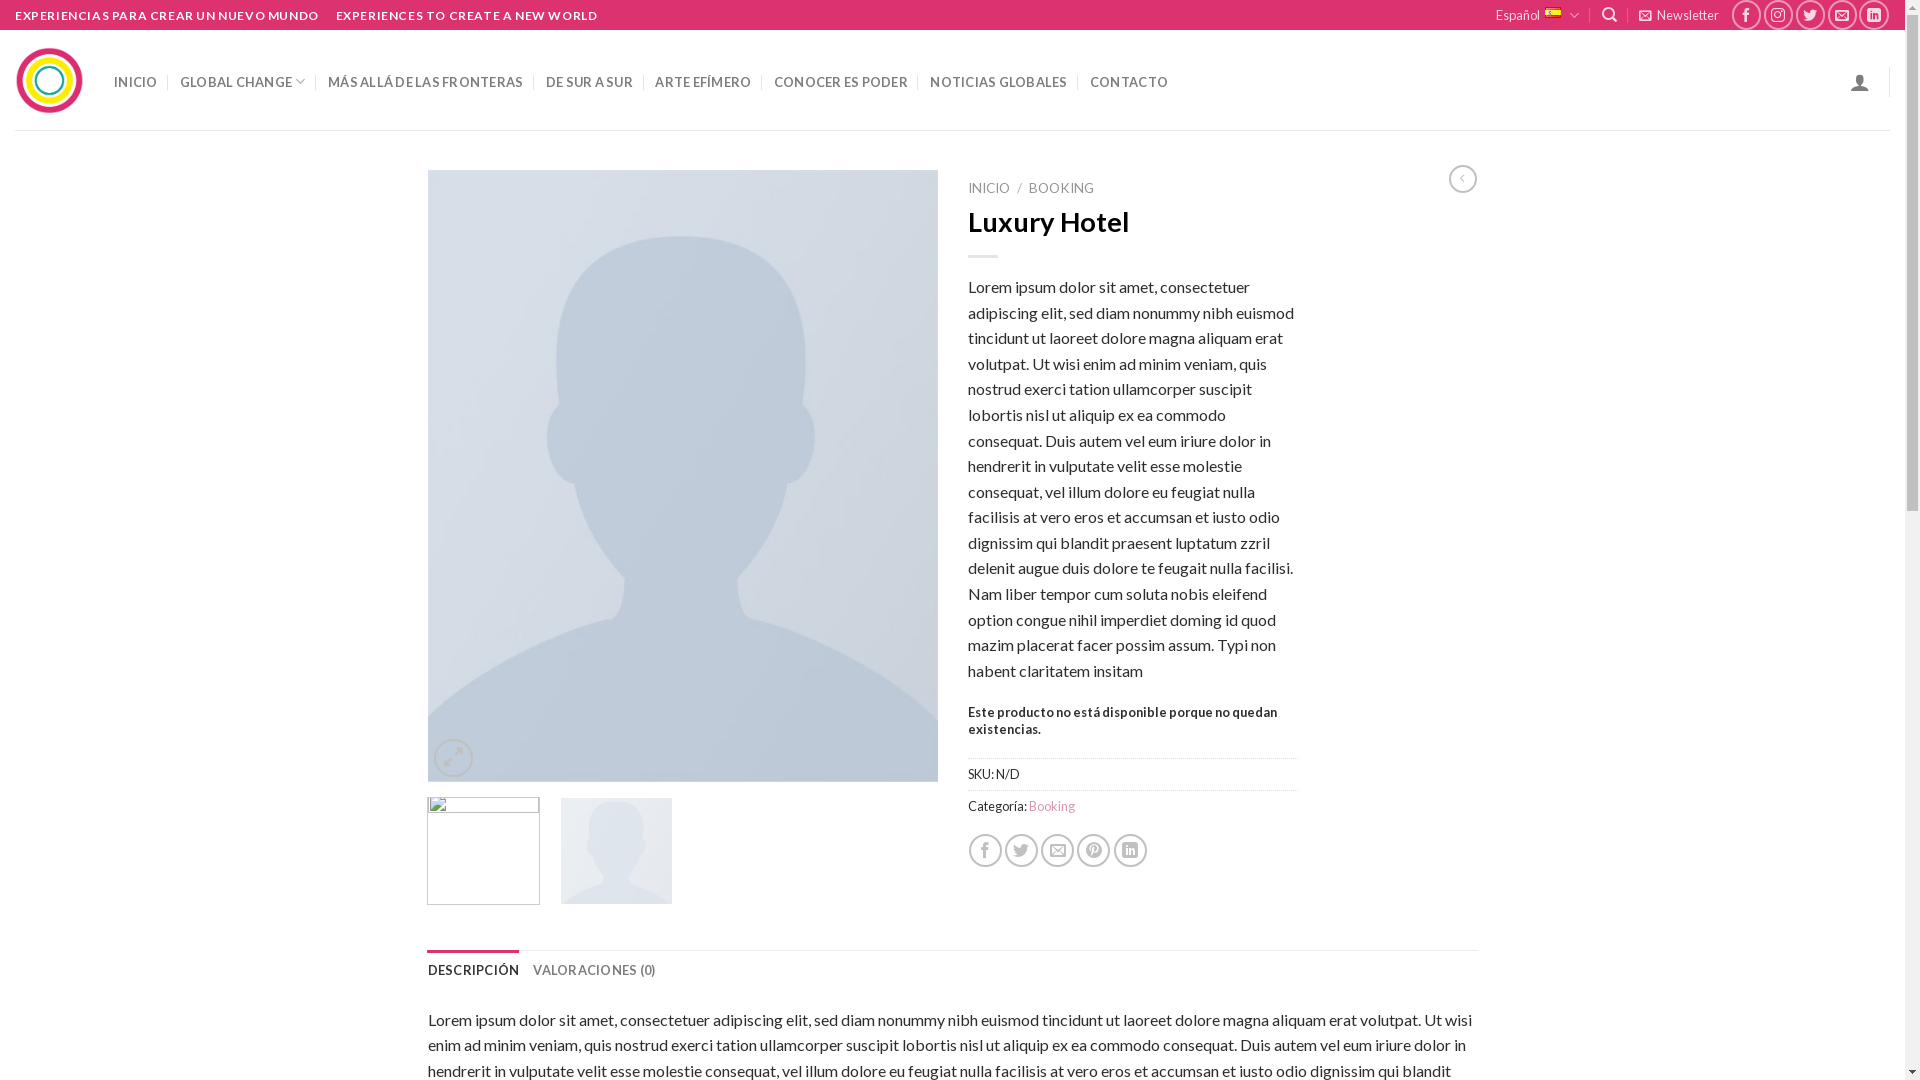  I want to click on 'Booking', so click(1050, 805).